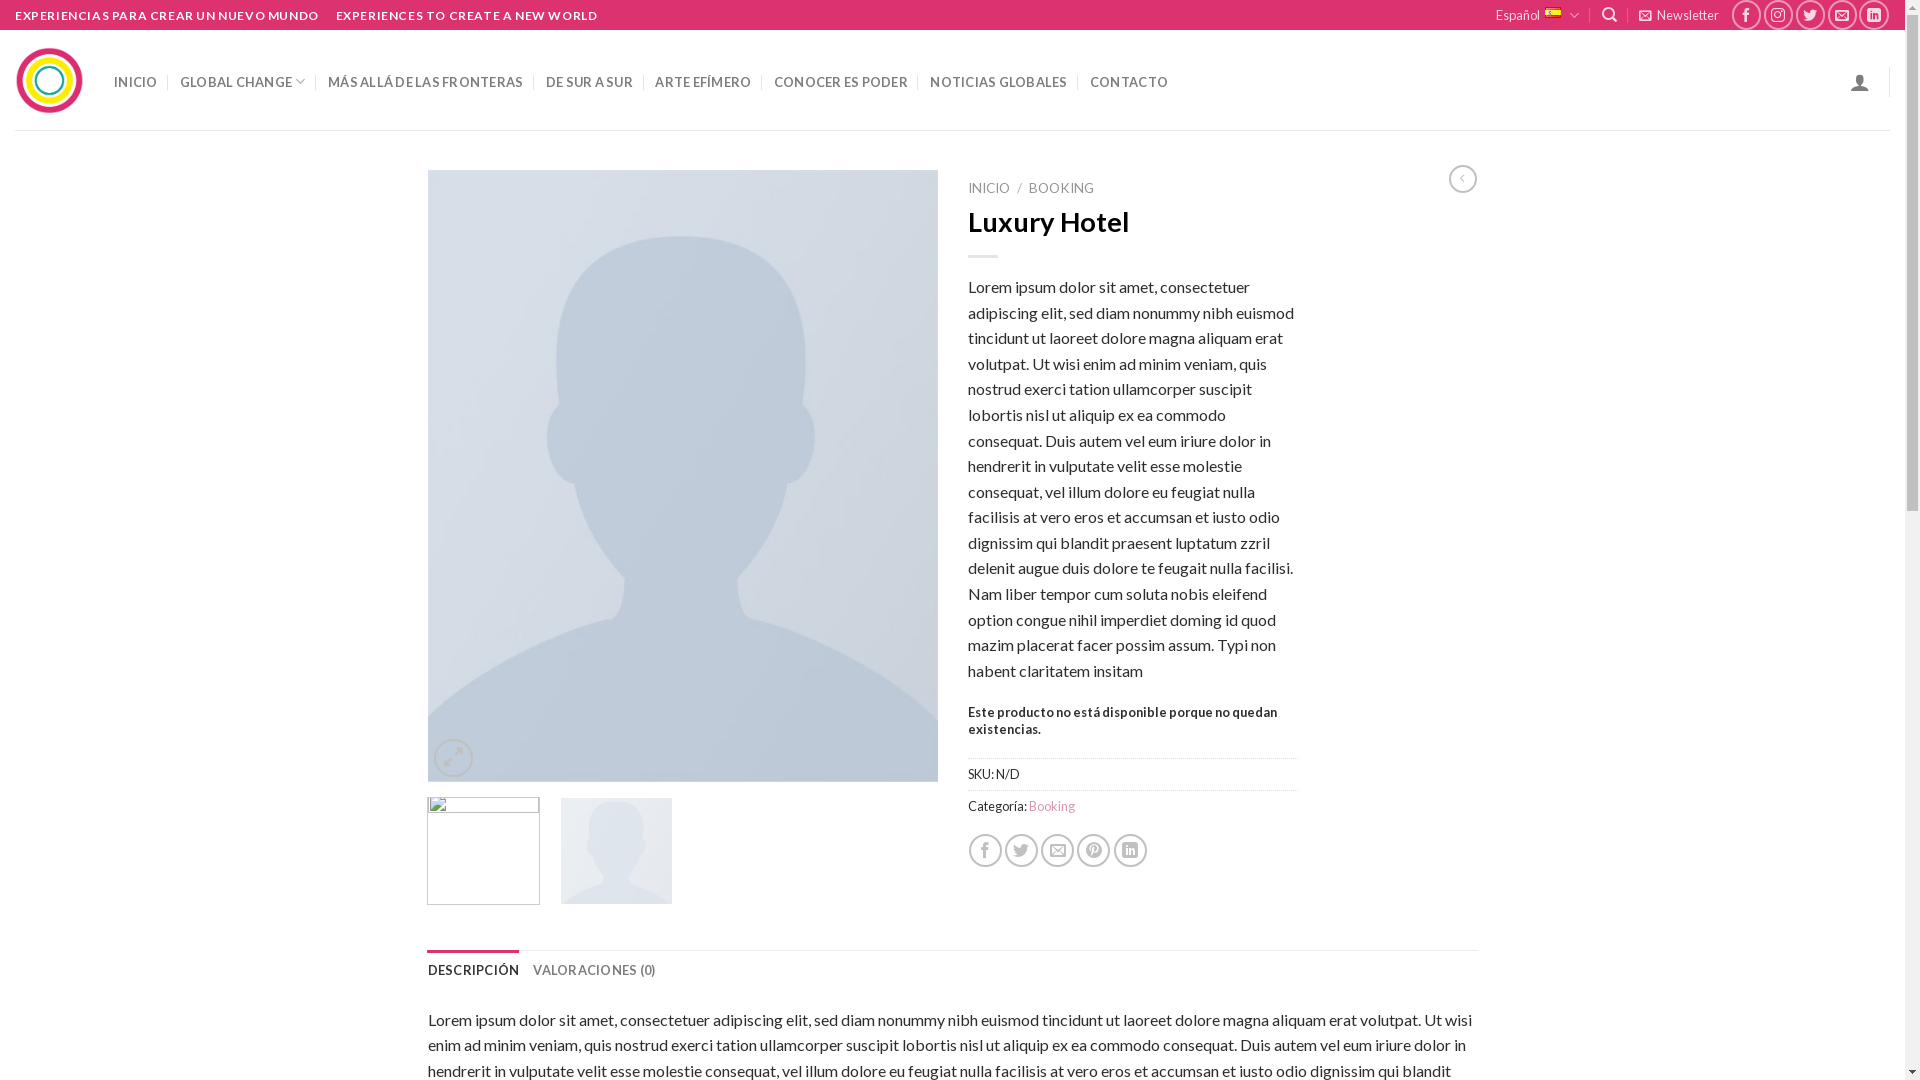  I want to click on 'Booking', so click(1050, 805).